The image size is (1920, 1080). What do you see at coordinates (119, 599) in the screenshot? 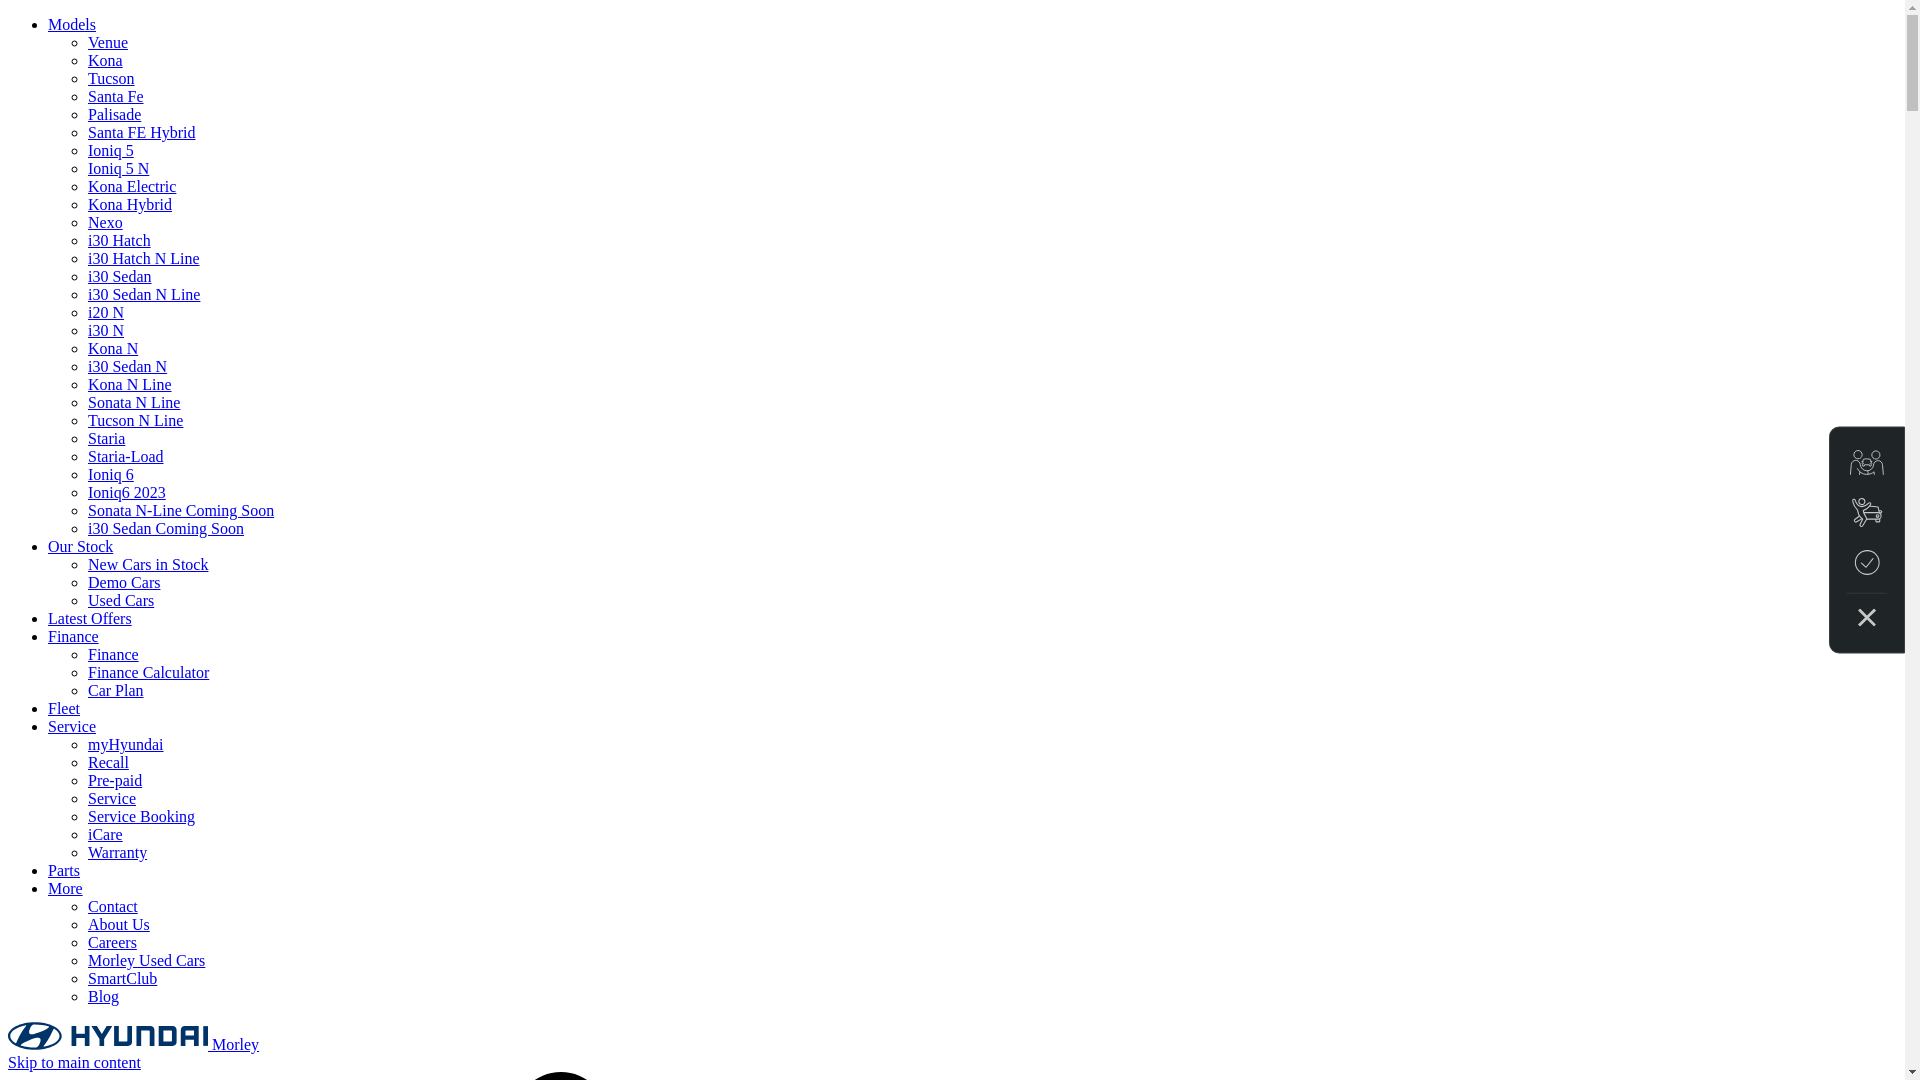
I see `'Used Cars'` at bounding box center [119, 599].